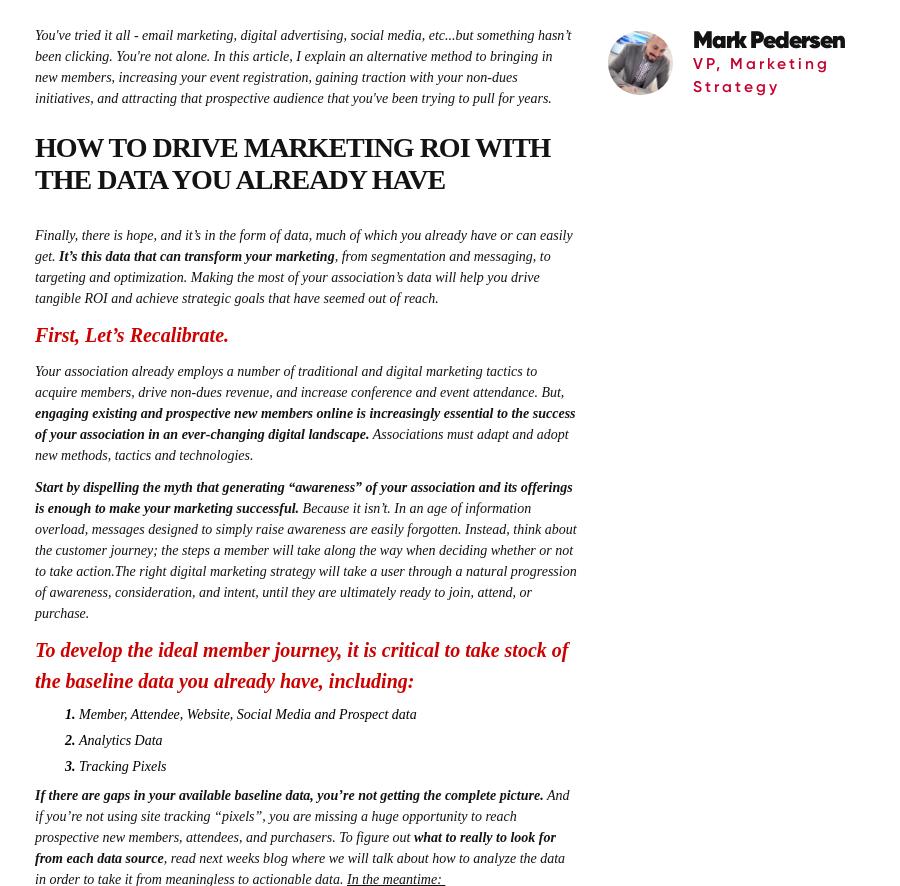 The width and height of the screenshot is (900, 886). What do you see at coordinates (287, 794) in the screenshot?
I see `'If there are gaps in your available baseline data, you’re not getting the complete picture.'` at bounding box center [287, 794].